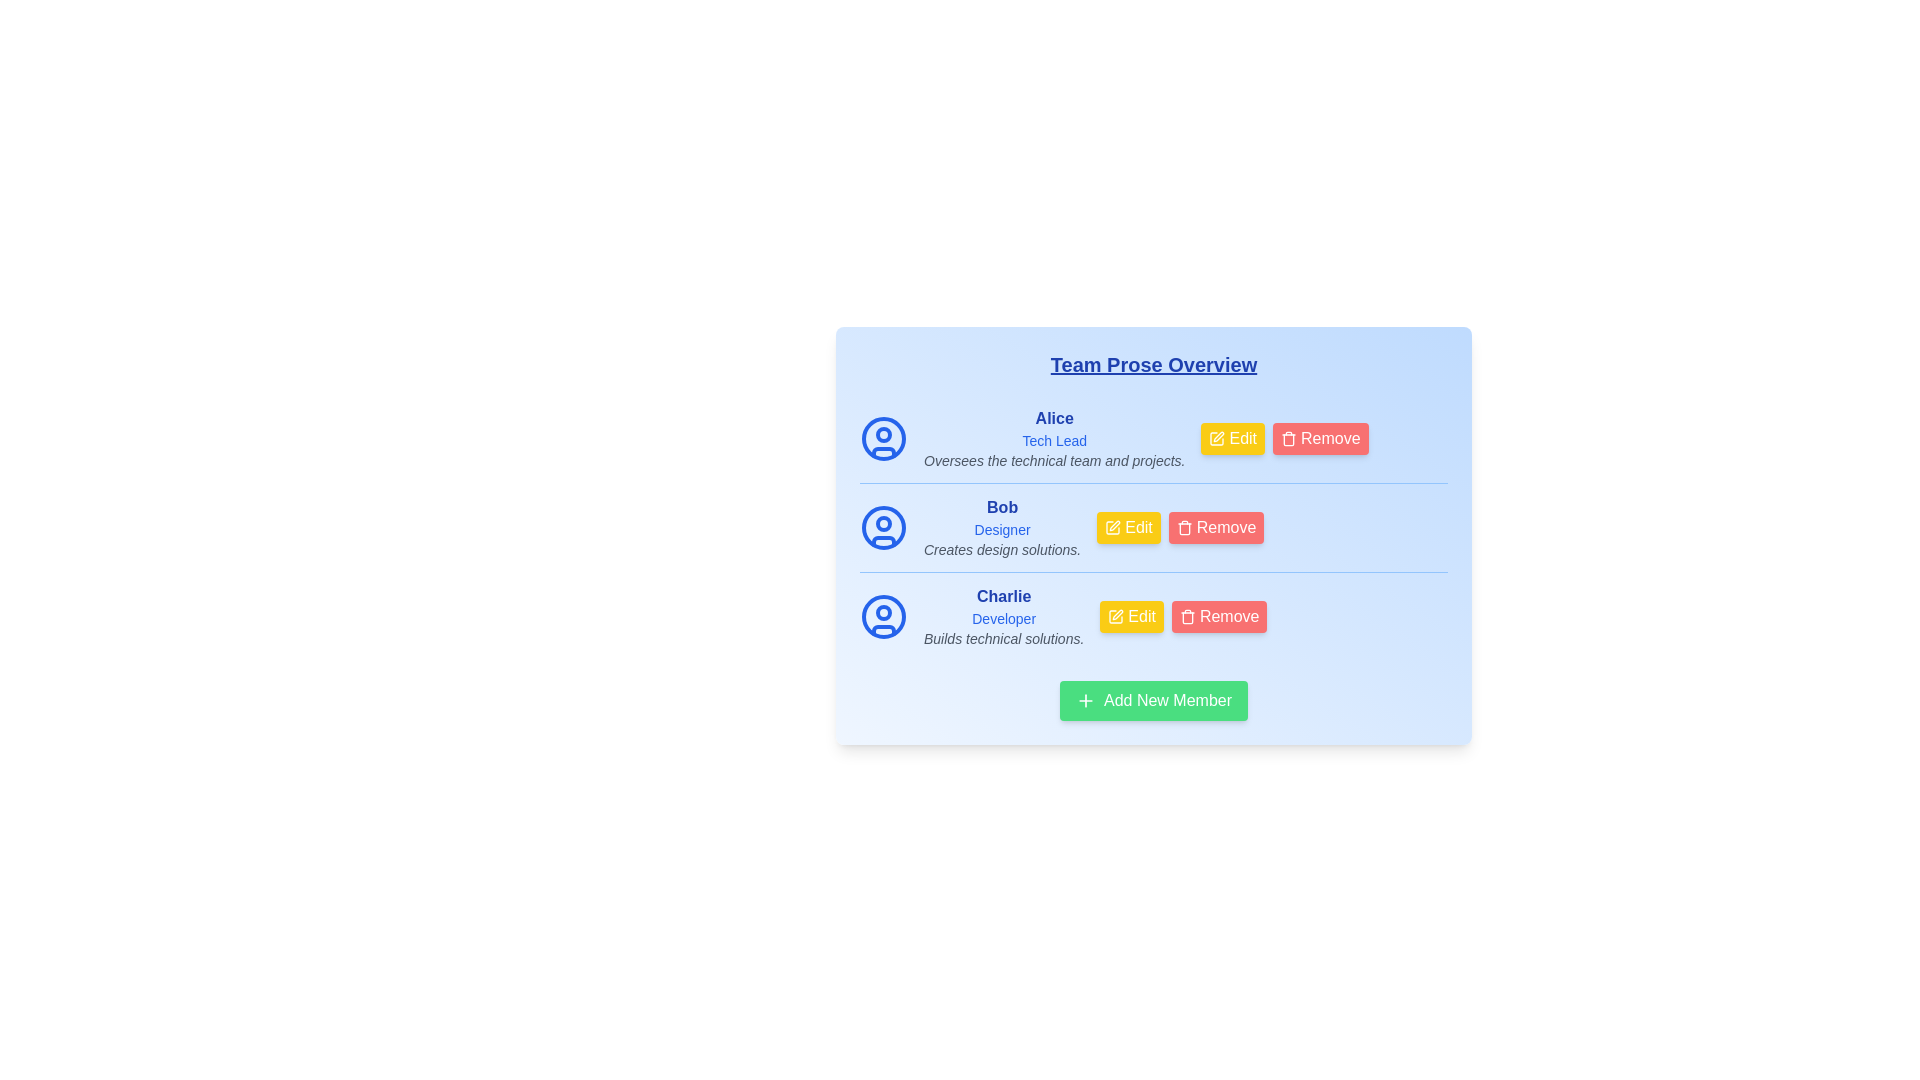 This screenshot has height=1080, width=1920. Describe the element at coordinates (1184, 527) in the screenshot. I see `the trash bin icon within the 'Remove' button located to the right of the list item for the team member 'Bob'` at that location.